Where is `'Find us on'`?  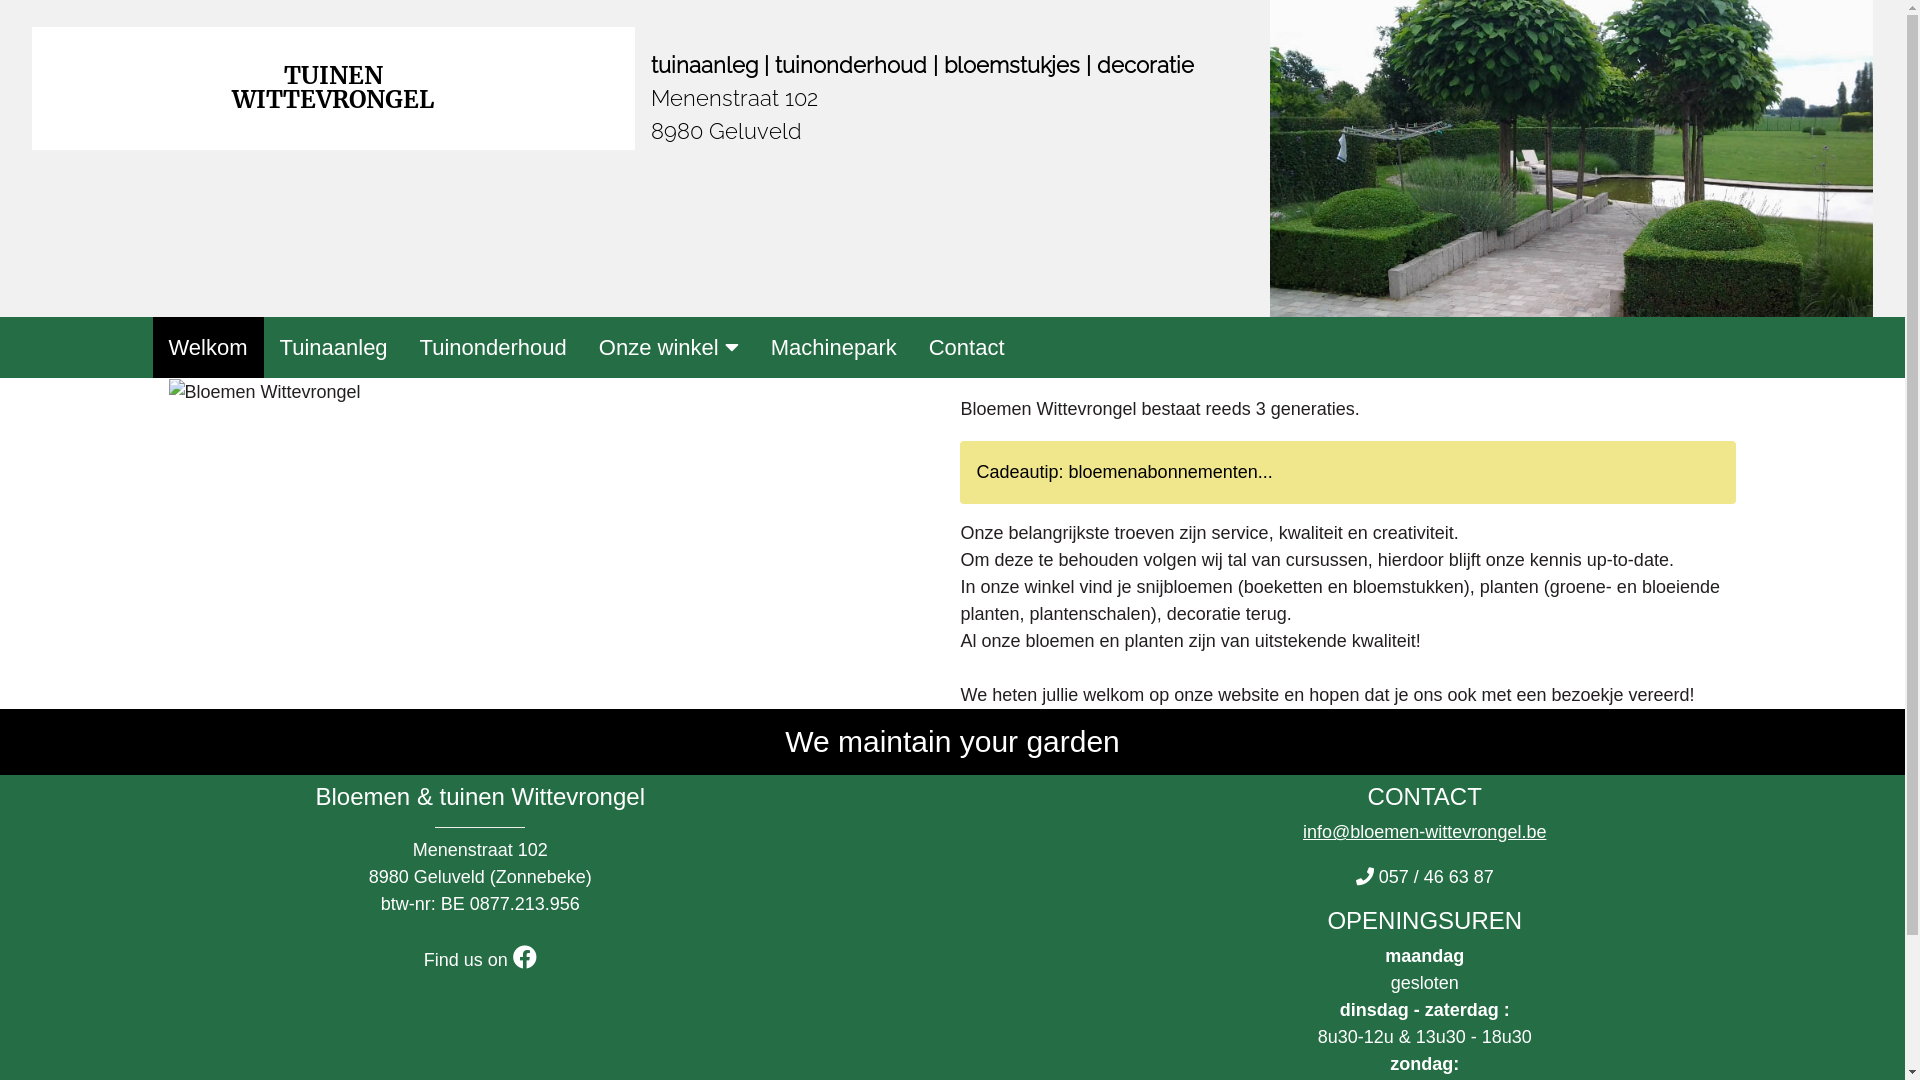
'Find us on' is located at coordinates (480, 959).